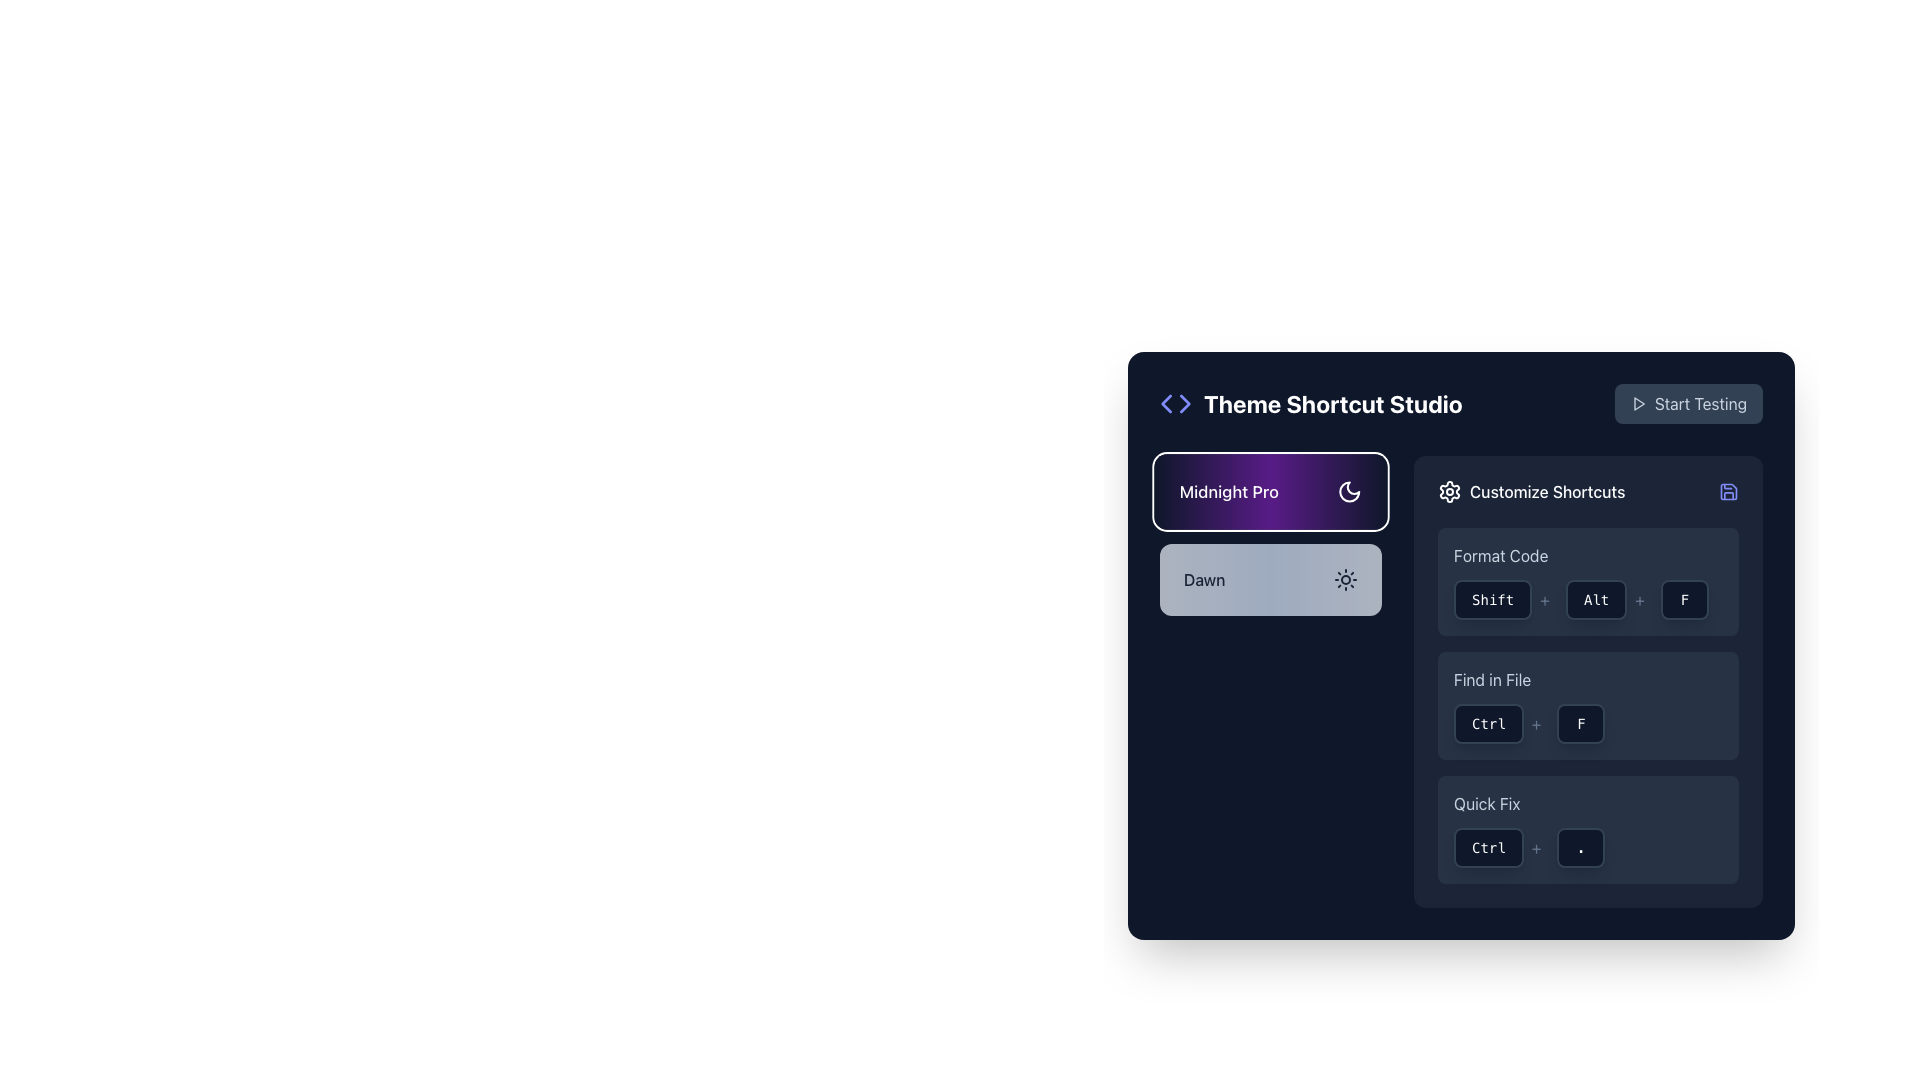  What do you see at coordinates (1349, 492) in the screenshot?
I see `the visual response of the crescent moon icon that indicates the 'Night Mode' or 'Dark Theme' selection feature, located on the right side of the 'Midnight Pro' button` at bounding box center [1349, 492].